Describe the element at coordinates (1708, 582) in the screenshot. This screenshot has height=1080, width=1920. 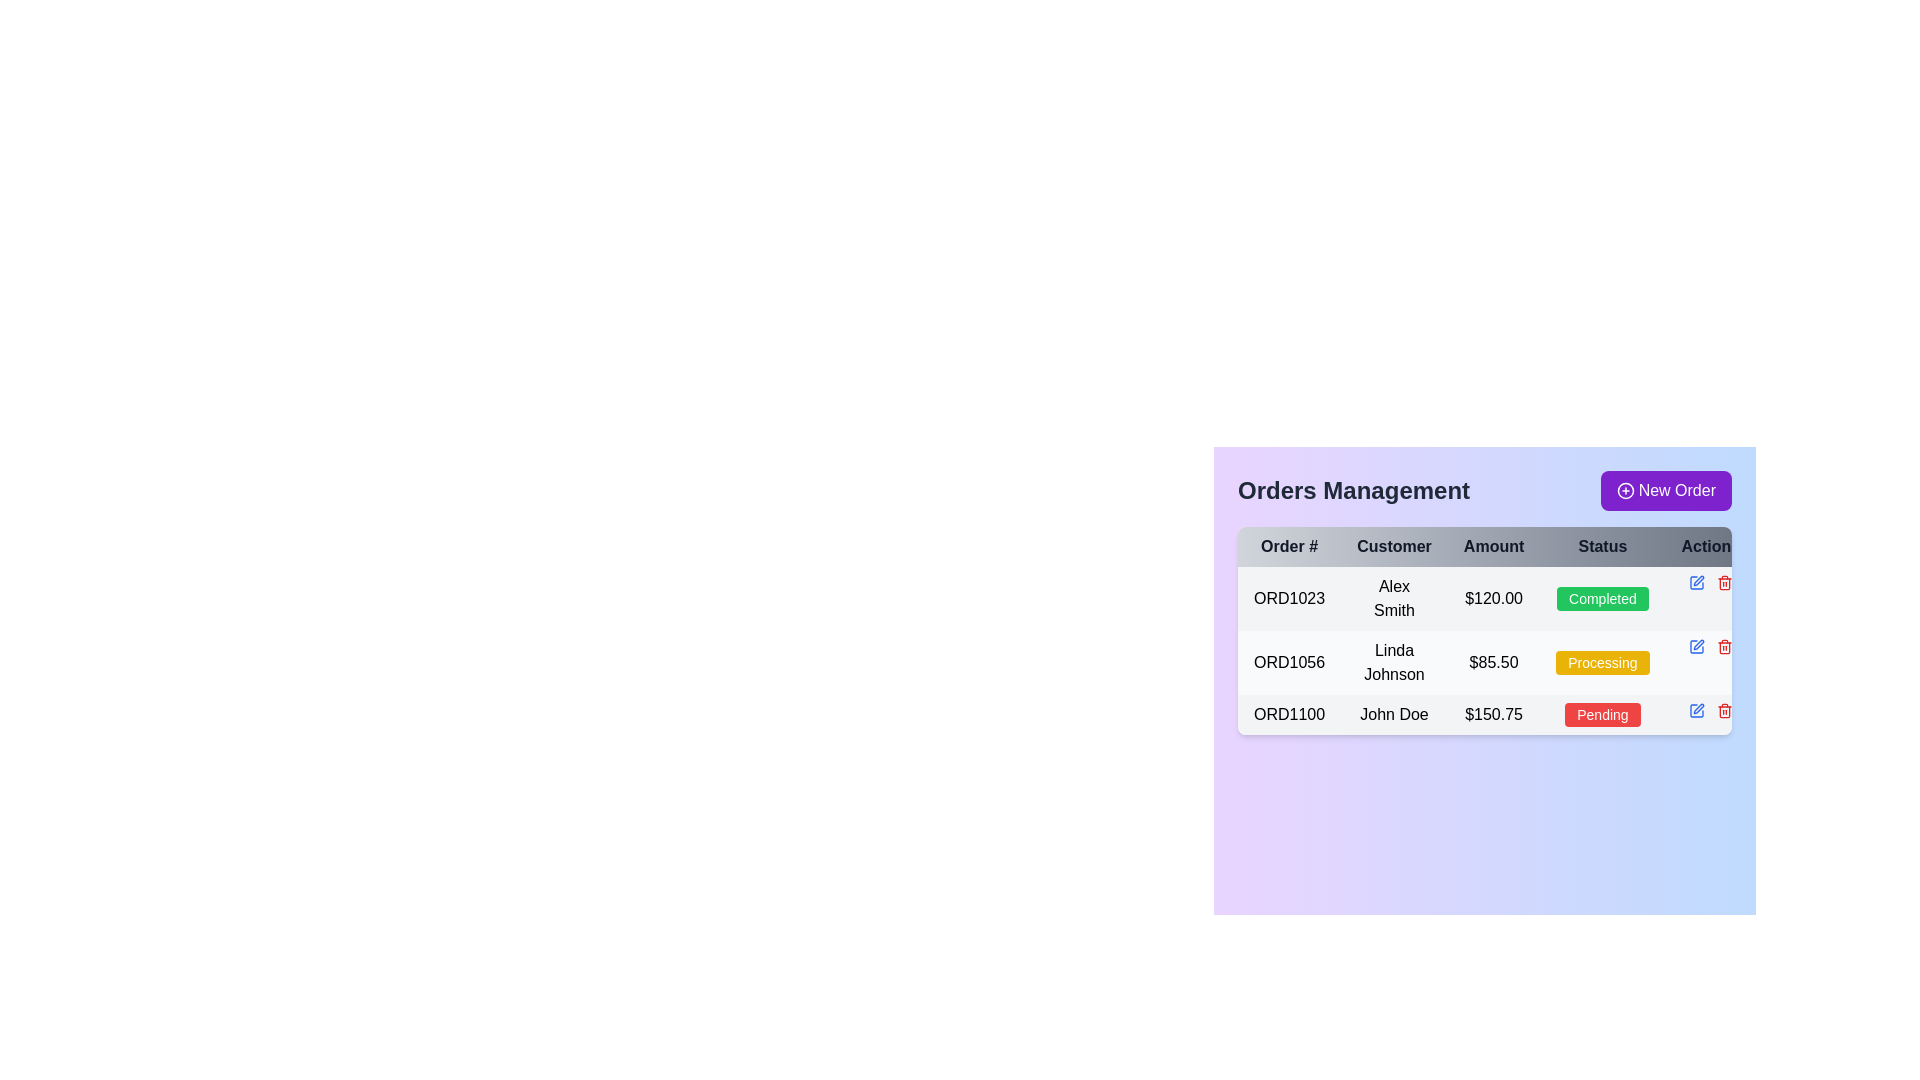
I see `the trash can icon in the Action column of the order ORD1023` at that location.